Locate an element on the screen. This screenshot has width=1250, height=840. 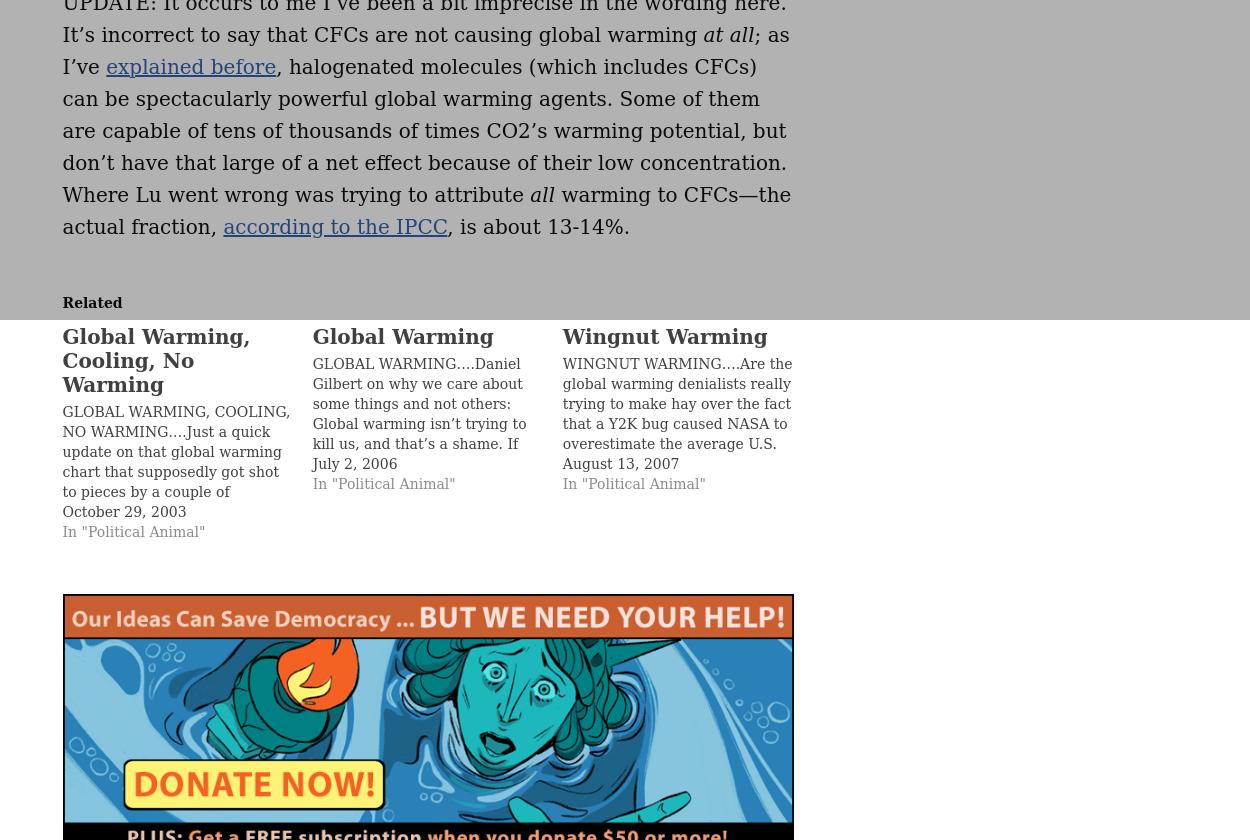
'according to the IPCC' is located at coordinates (334, 226).